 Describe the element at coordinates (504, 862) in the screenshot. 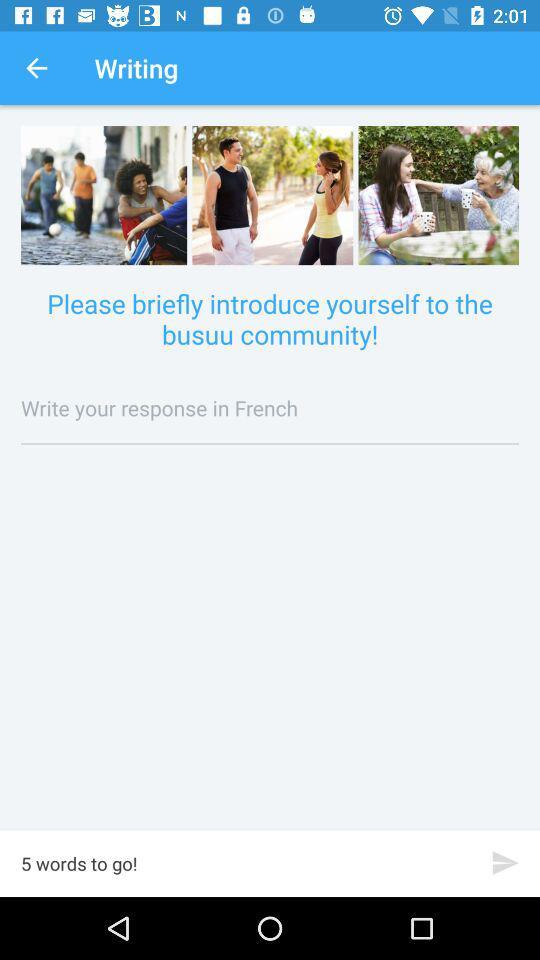

I see `item next to the 5 words to` at that location.